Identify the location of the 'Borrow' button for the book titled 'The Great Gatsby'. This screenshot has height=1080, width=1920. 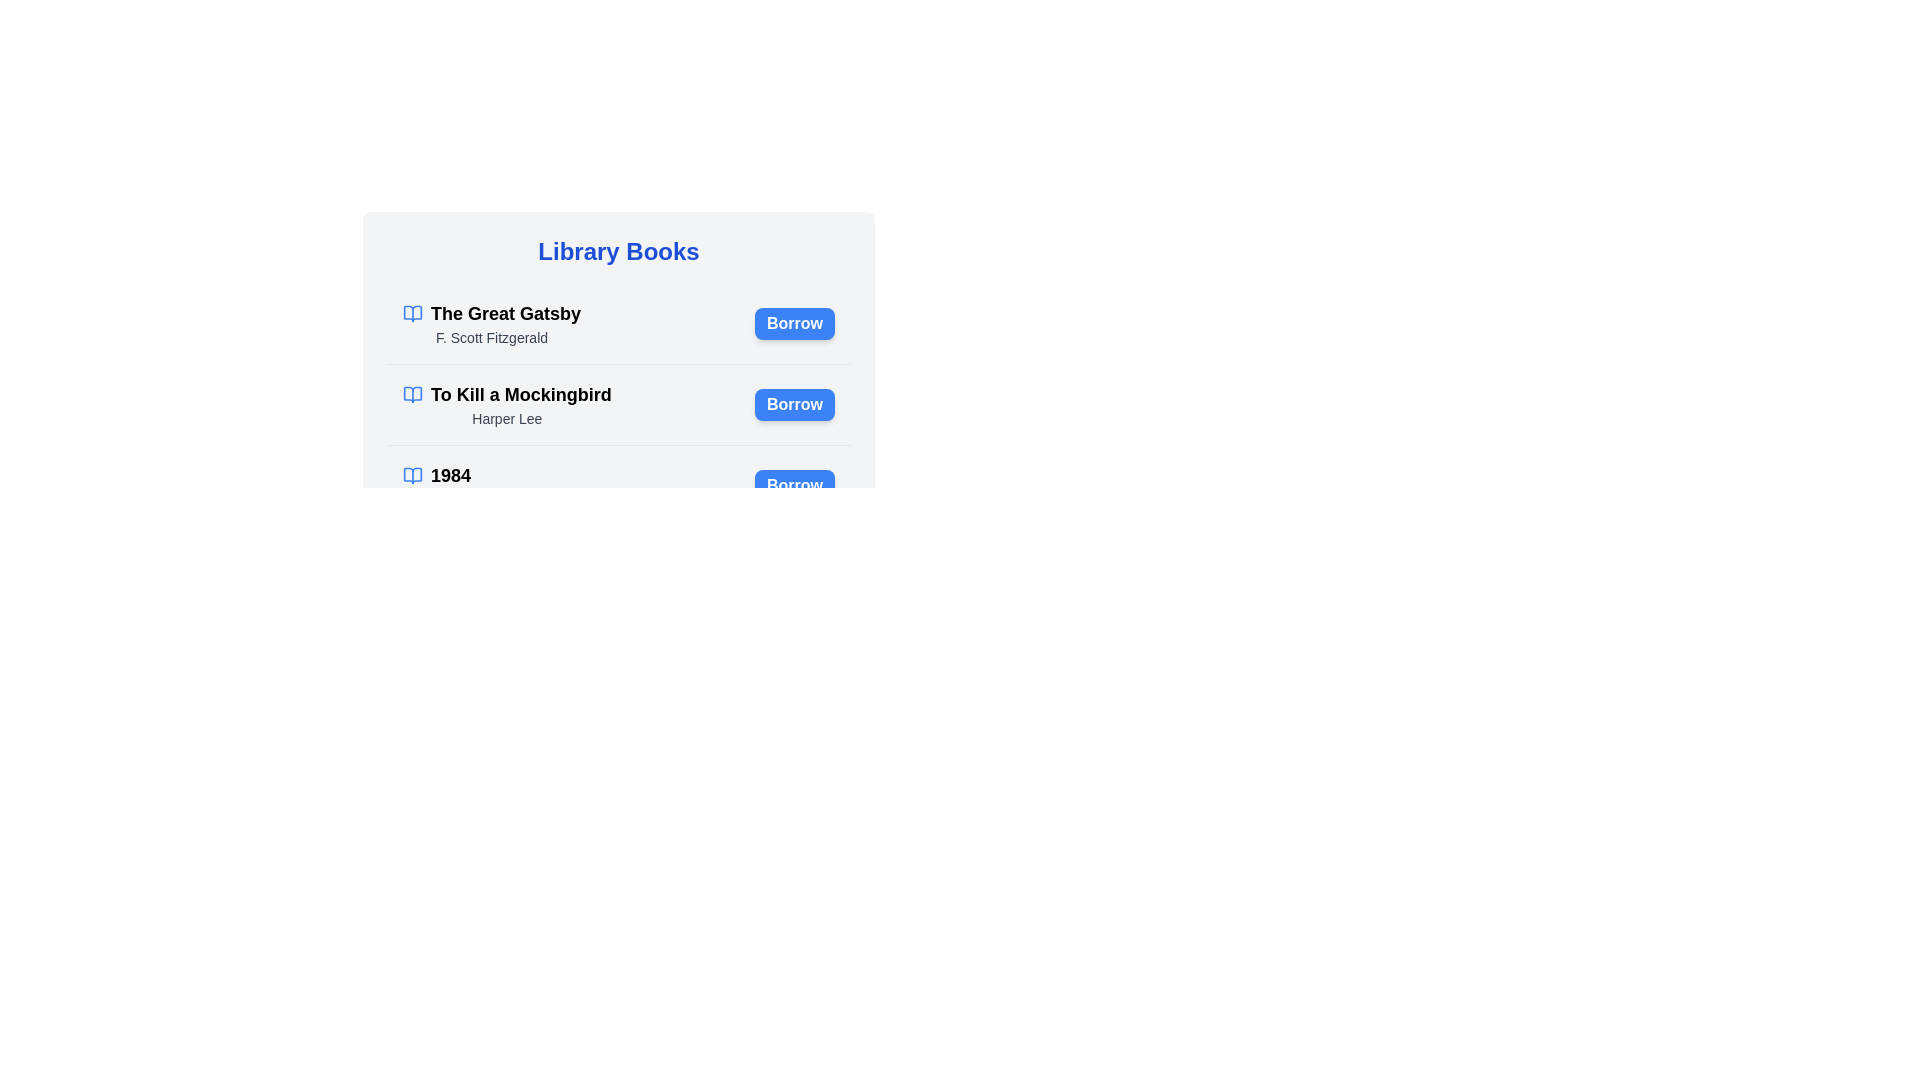
(794, 323).